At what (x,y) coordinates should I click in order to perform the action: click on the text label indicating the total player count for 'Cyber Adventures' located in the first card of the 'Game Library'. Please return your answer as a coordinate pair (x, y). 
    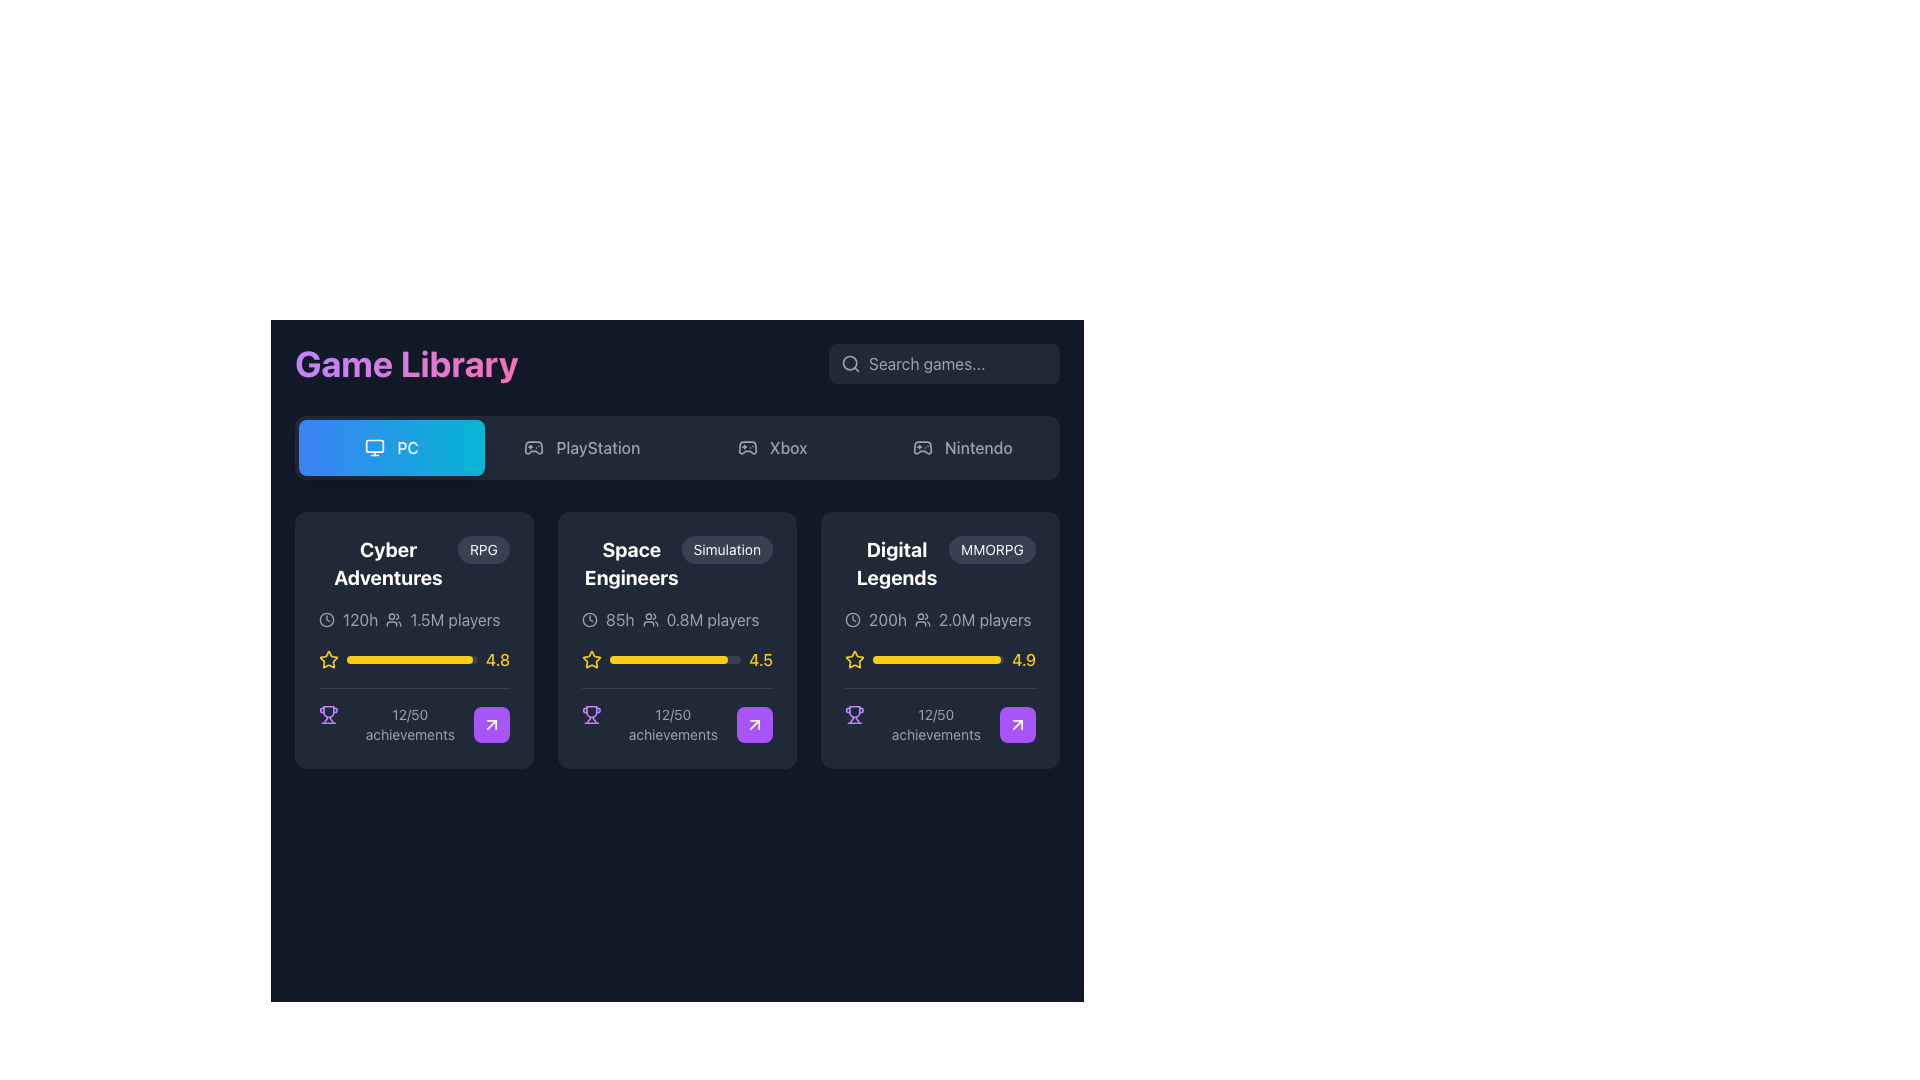
    Looking at the image, I should click on (454, 619).